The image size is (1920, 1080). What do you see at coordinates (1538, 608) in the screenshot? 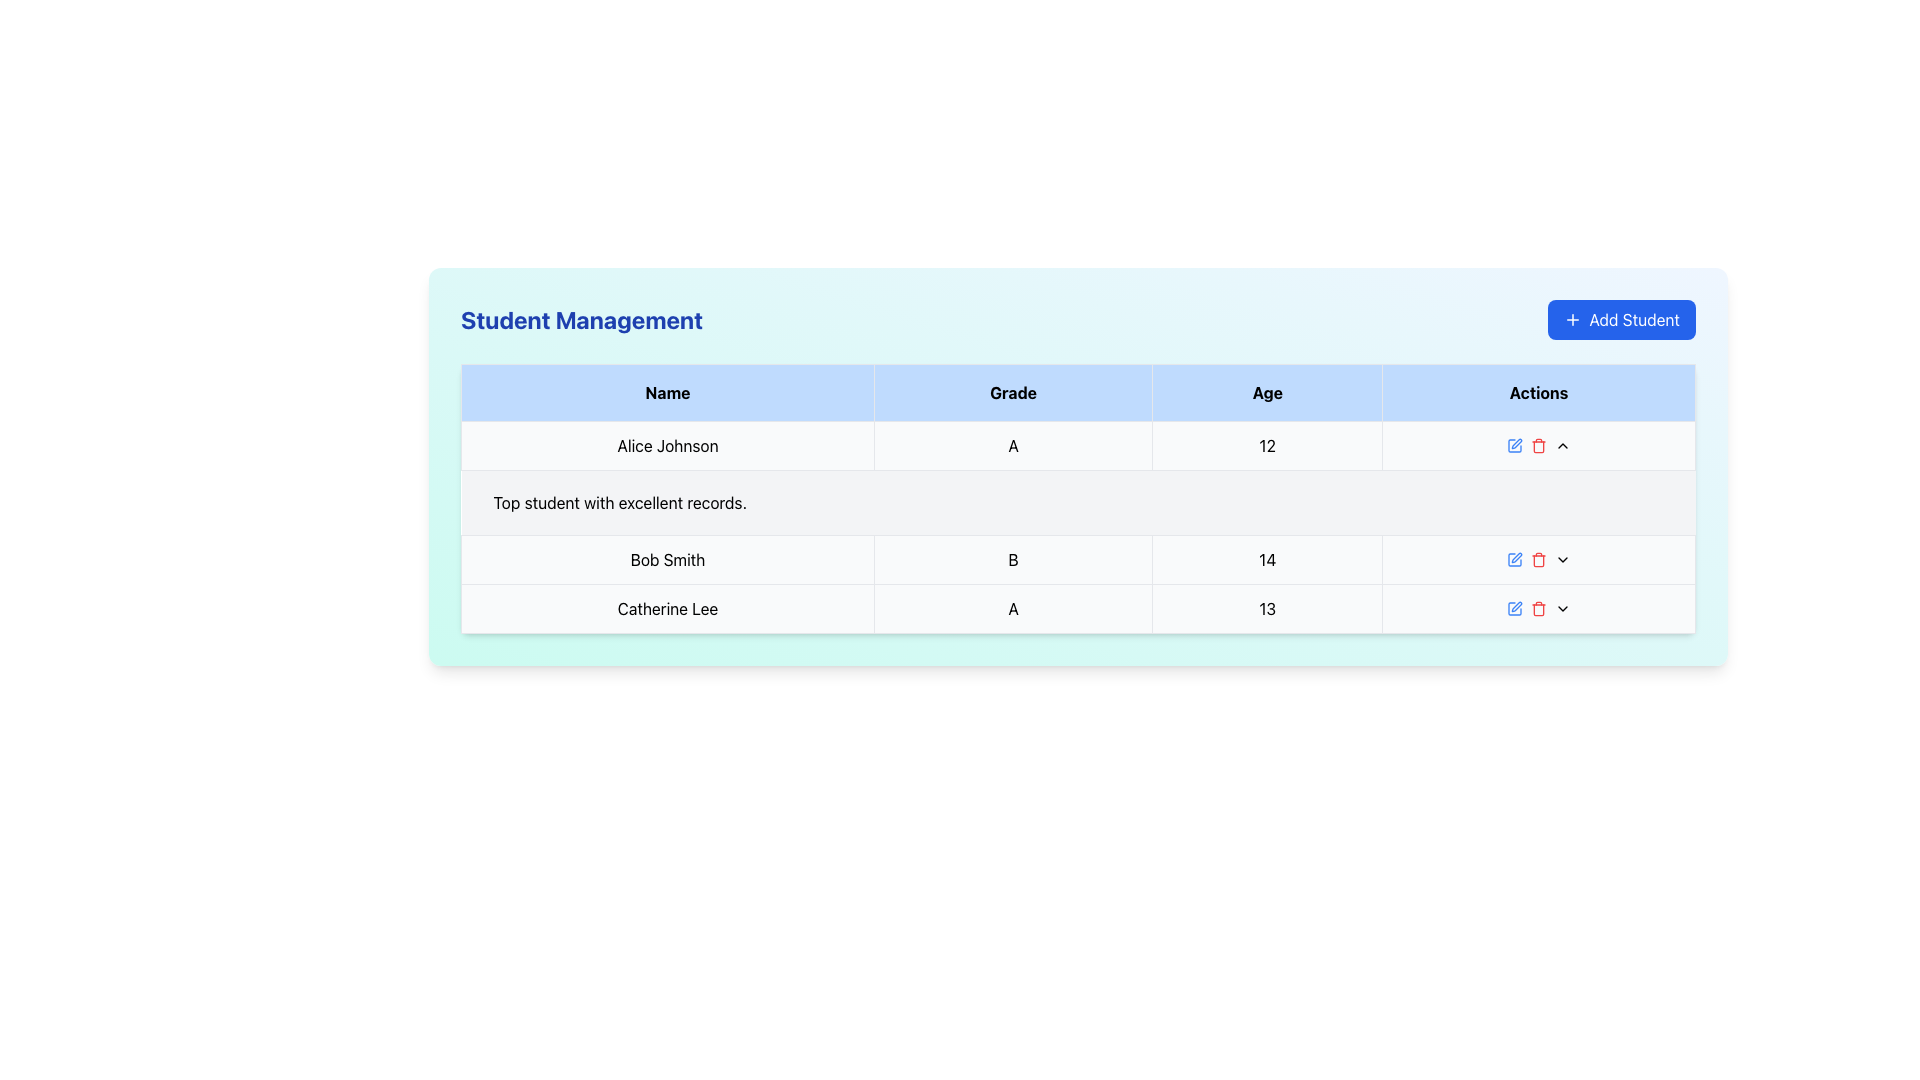
I see `the Delete Button located in the actions column of the third row of the table` at bounding box center [1538, 608].